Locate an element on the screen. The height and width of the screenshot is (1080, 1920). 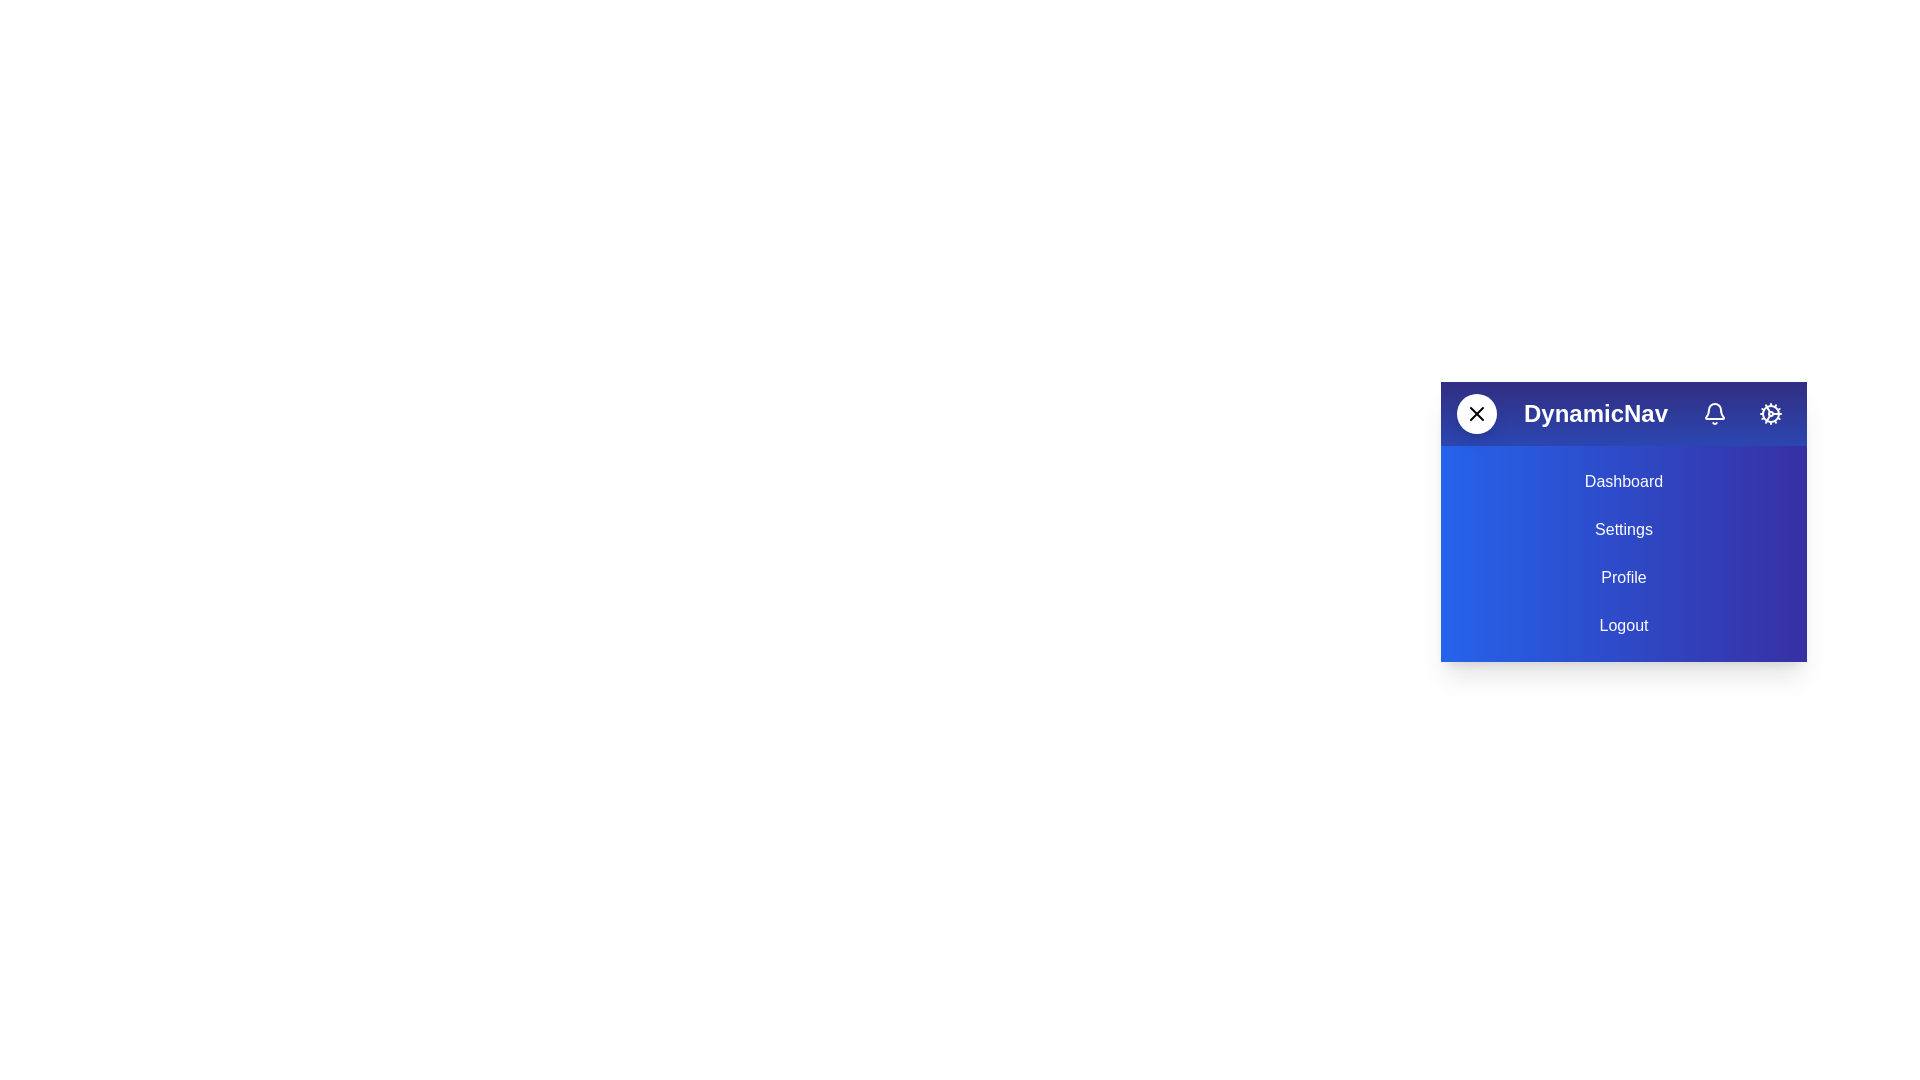
the menu item Profile is located at coordinates (1623, 578).